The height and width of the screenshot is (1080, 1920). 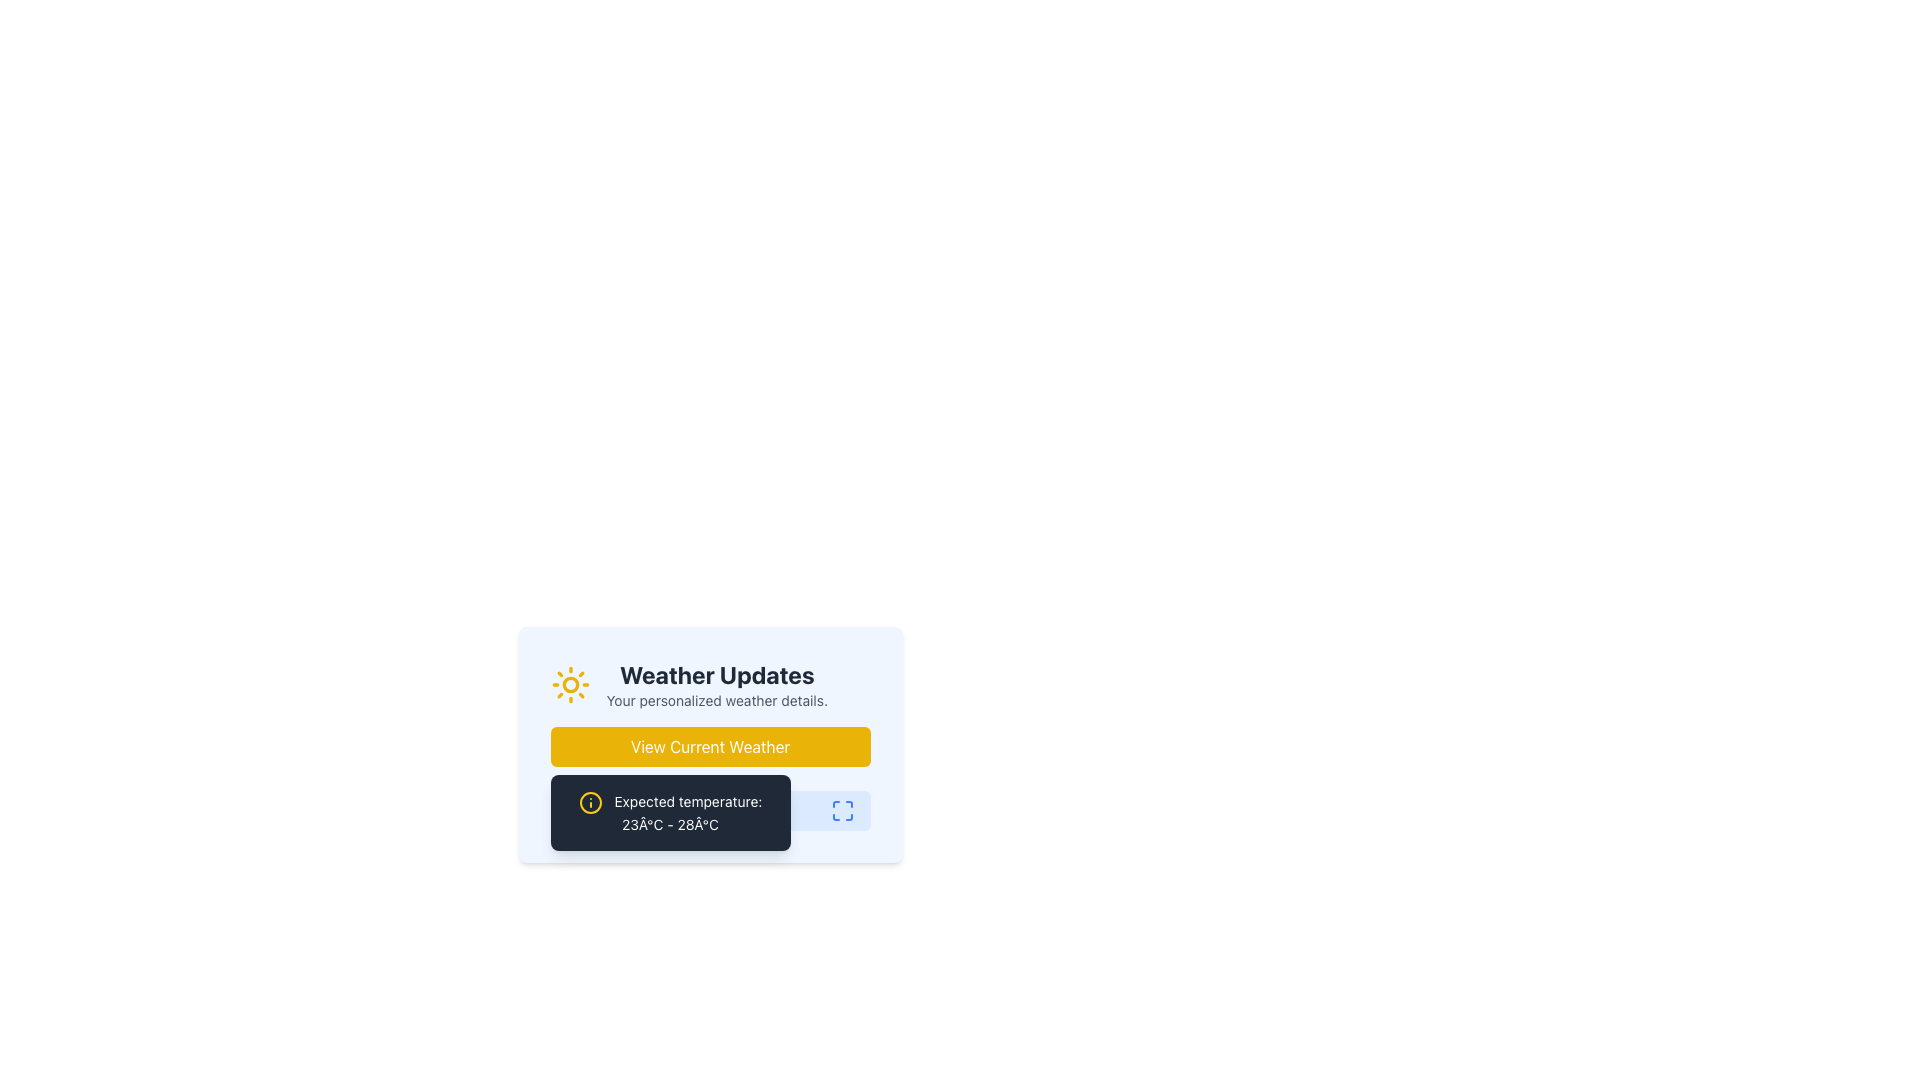 What do you see at coordinates (569, 684) in the screenshot?
I see `the yellow sun icon, which is the leftmost item in the weather information card, positioned directly to the left of the 'Weather Updates' heading` at bounding box center [569, 684].